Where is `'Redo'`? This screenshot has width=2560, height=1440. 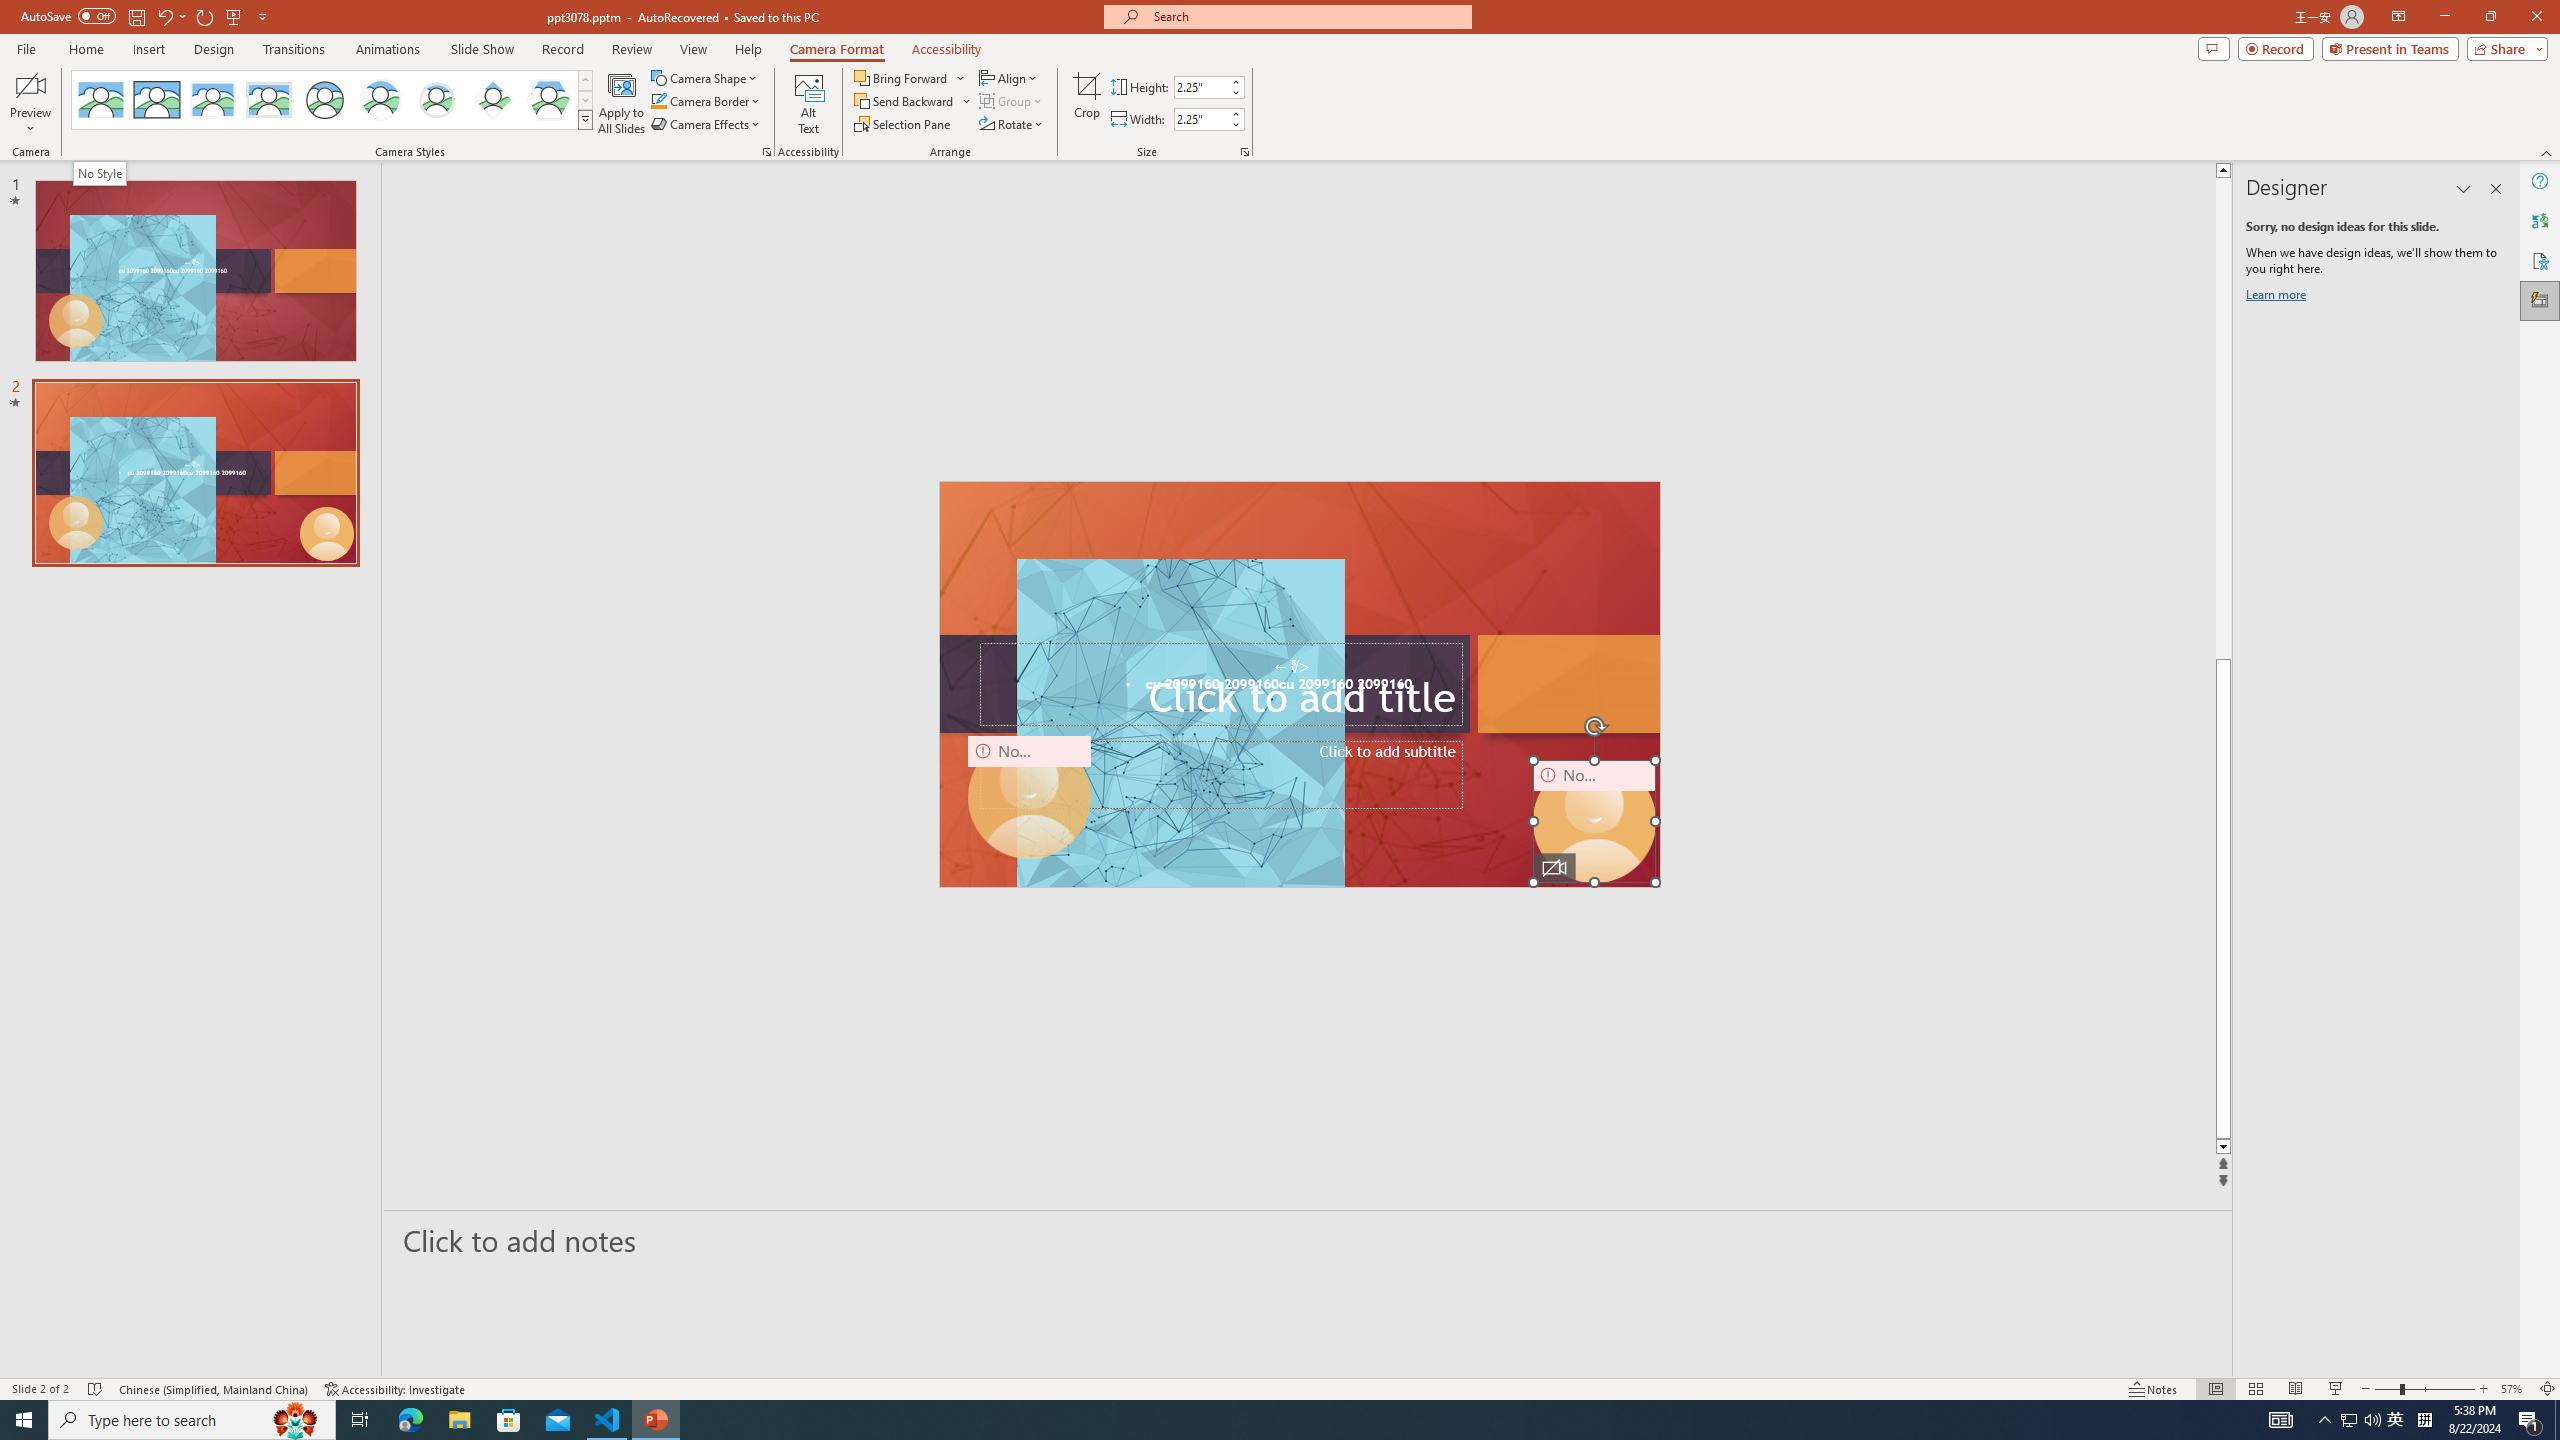 'Redo' is located at coordinates (205, 15).